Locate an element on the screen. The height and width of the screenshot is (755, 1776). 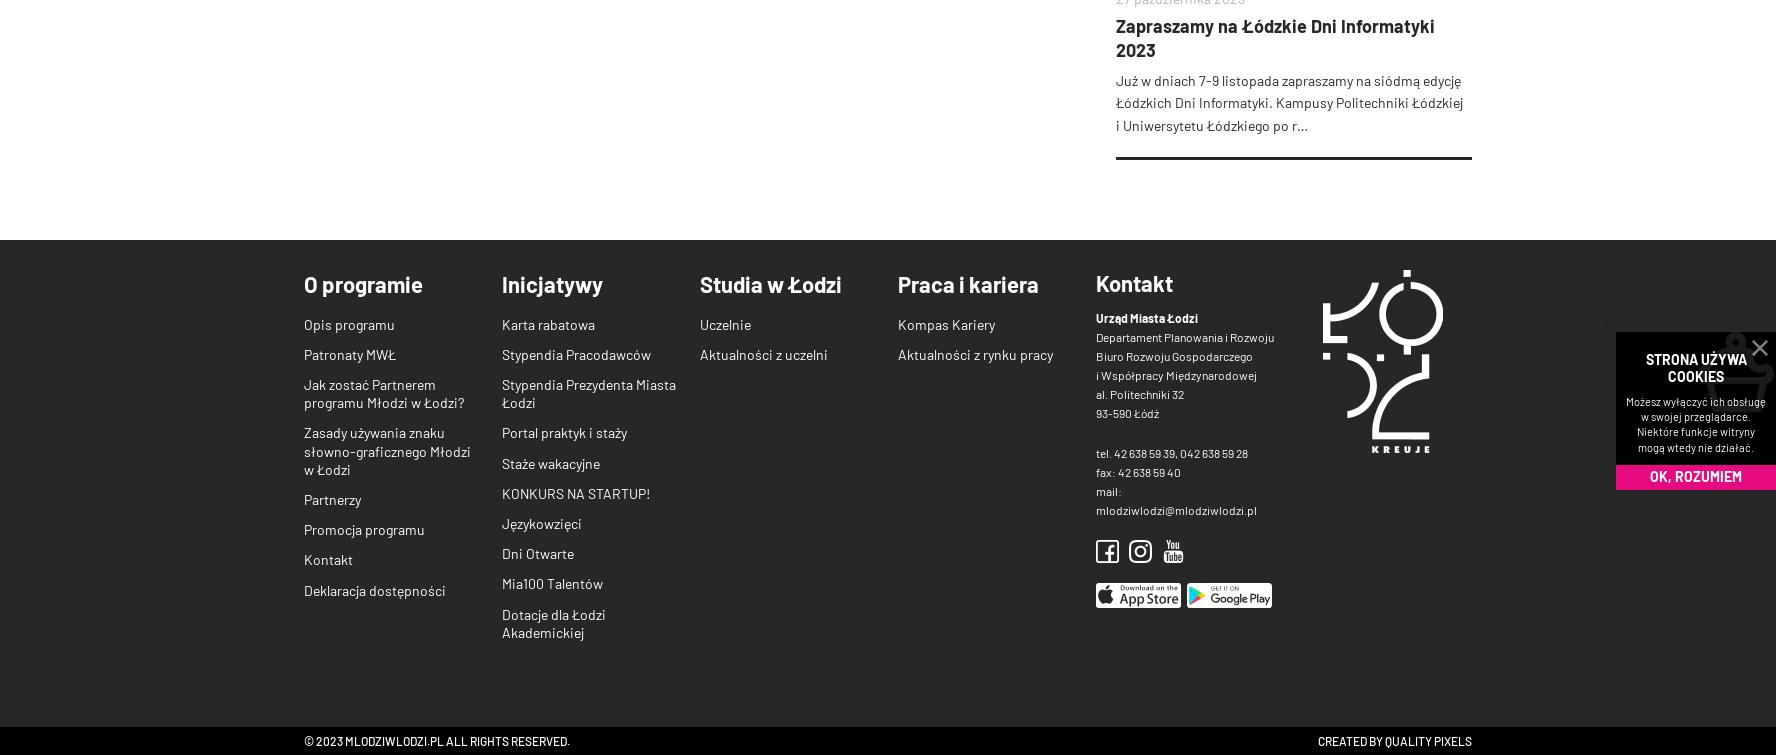
'42 638 59 40' is located at coordinates (1149, 469).